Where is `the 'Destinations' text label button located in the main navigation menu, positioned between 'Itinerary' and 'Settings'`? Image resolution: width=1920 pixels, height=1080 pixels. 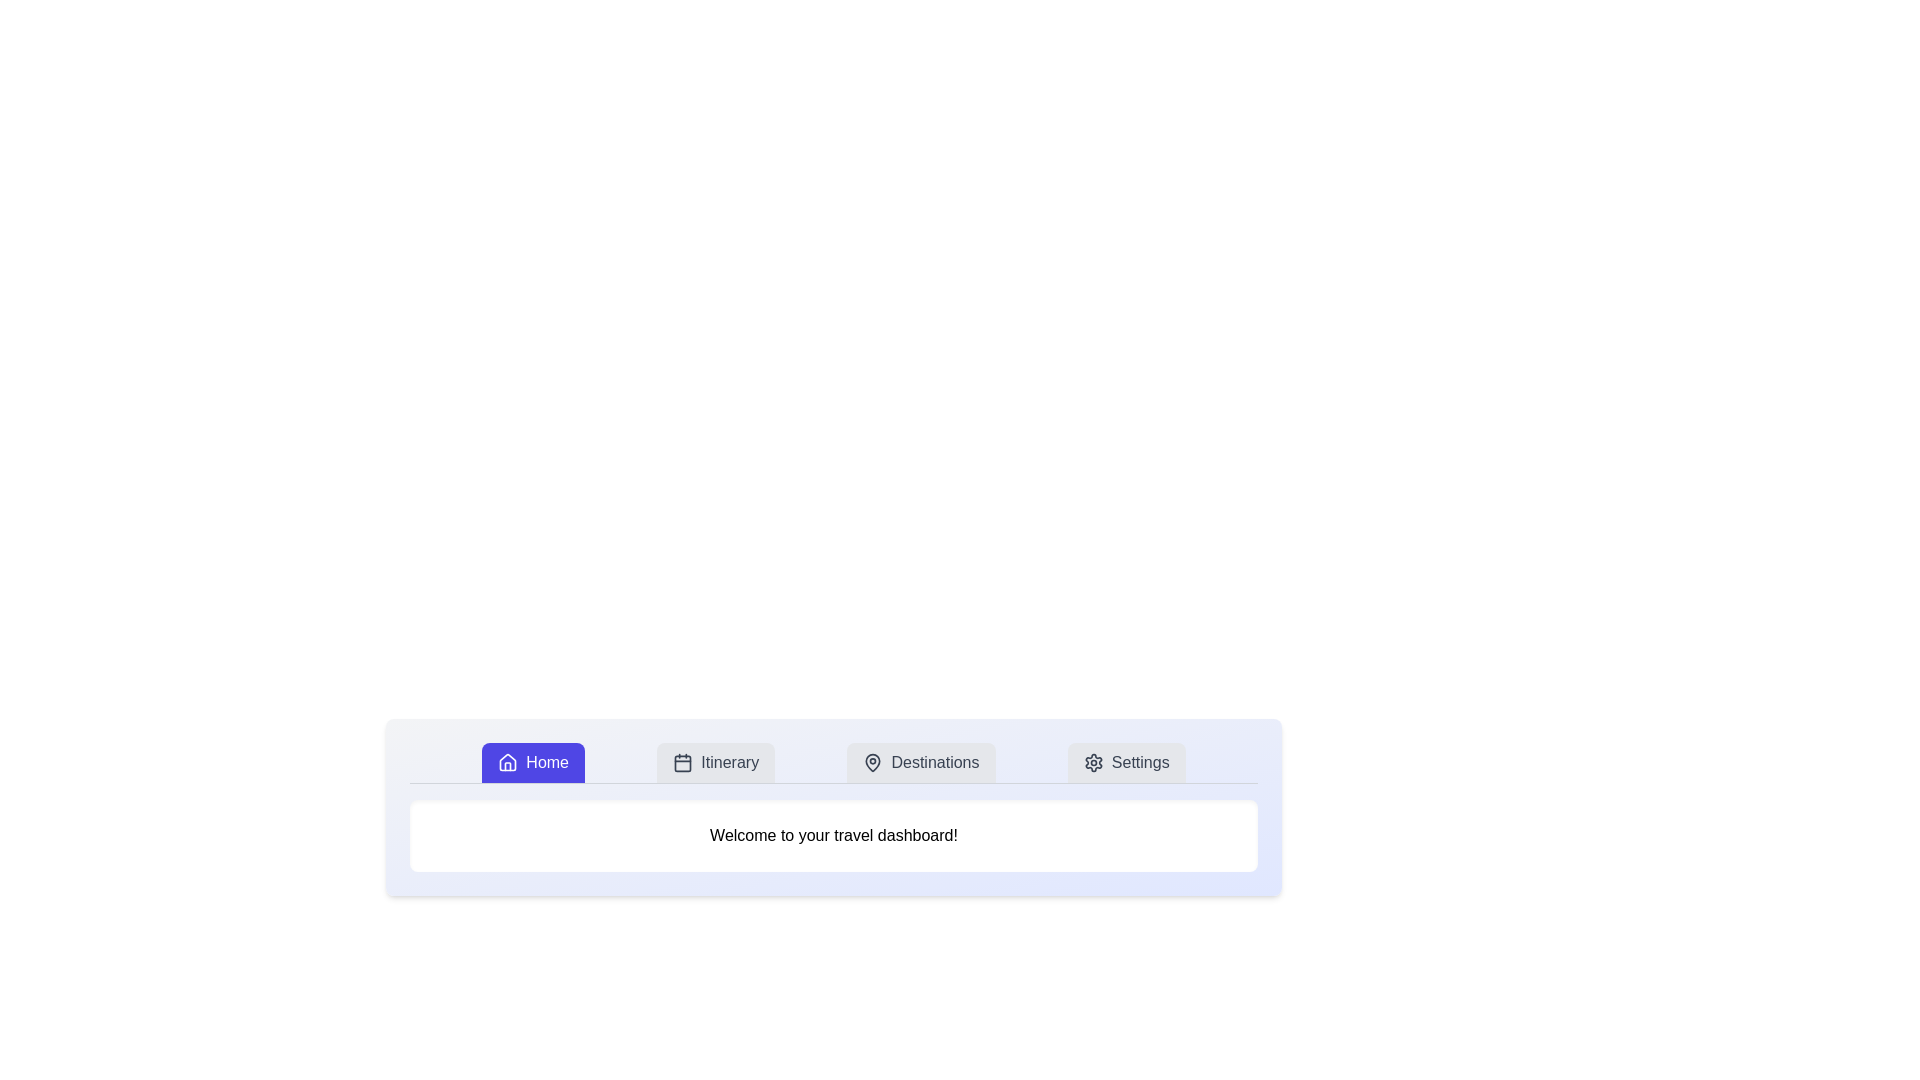
the 'Destinations' text label button located in the main navigation menu, positioned between 'Itinerary' and 'Settings' is located at coordinates (934, 763).